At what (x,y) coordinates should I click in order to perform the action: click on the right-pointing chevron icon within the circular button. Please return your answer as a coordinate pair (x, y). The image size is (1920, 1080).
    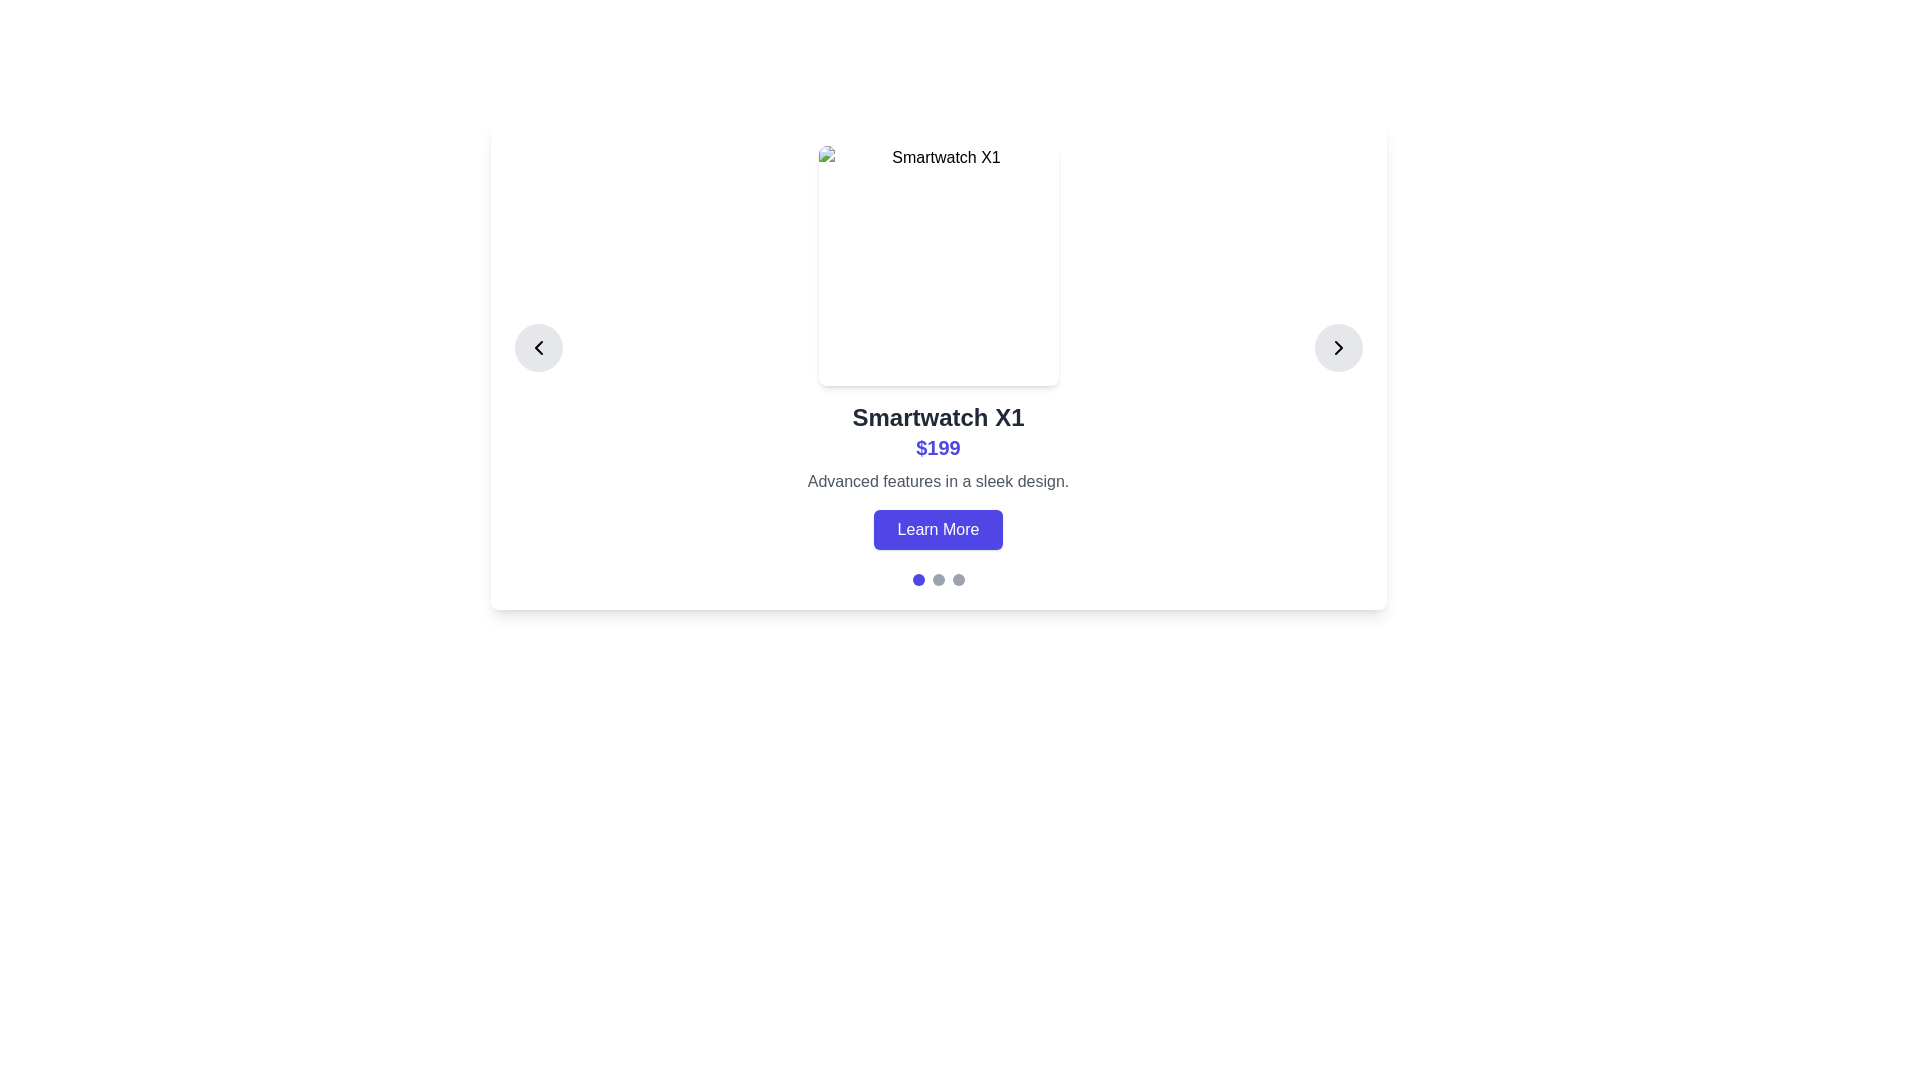
    Looking at the image, I should click on (1338, 346).